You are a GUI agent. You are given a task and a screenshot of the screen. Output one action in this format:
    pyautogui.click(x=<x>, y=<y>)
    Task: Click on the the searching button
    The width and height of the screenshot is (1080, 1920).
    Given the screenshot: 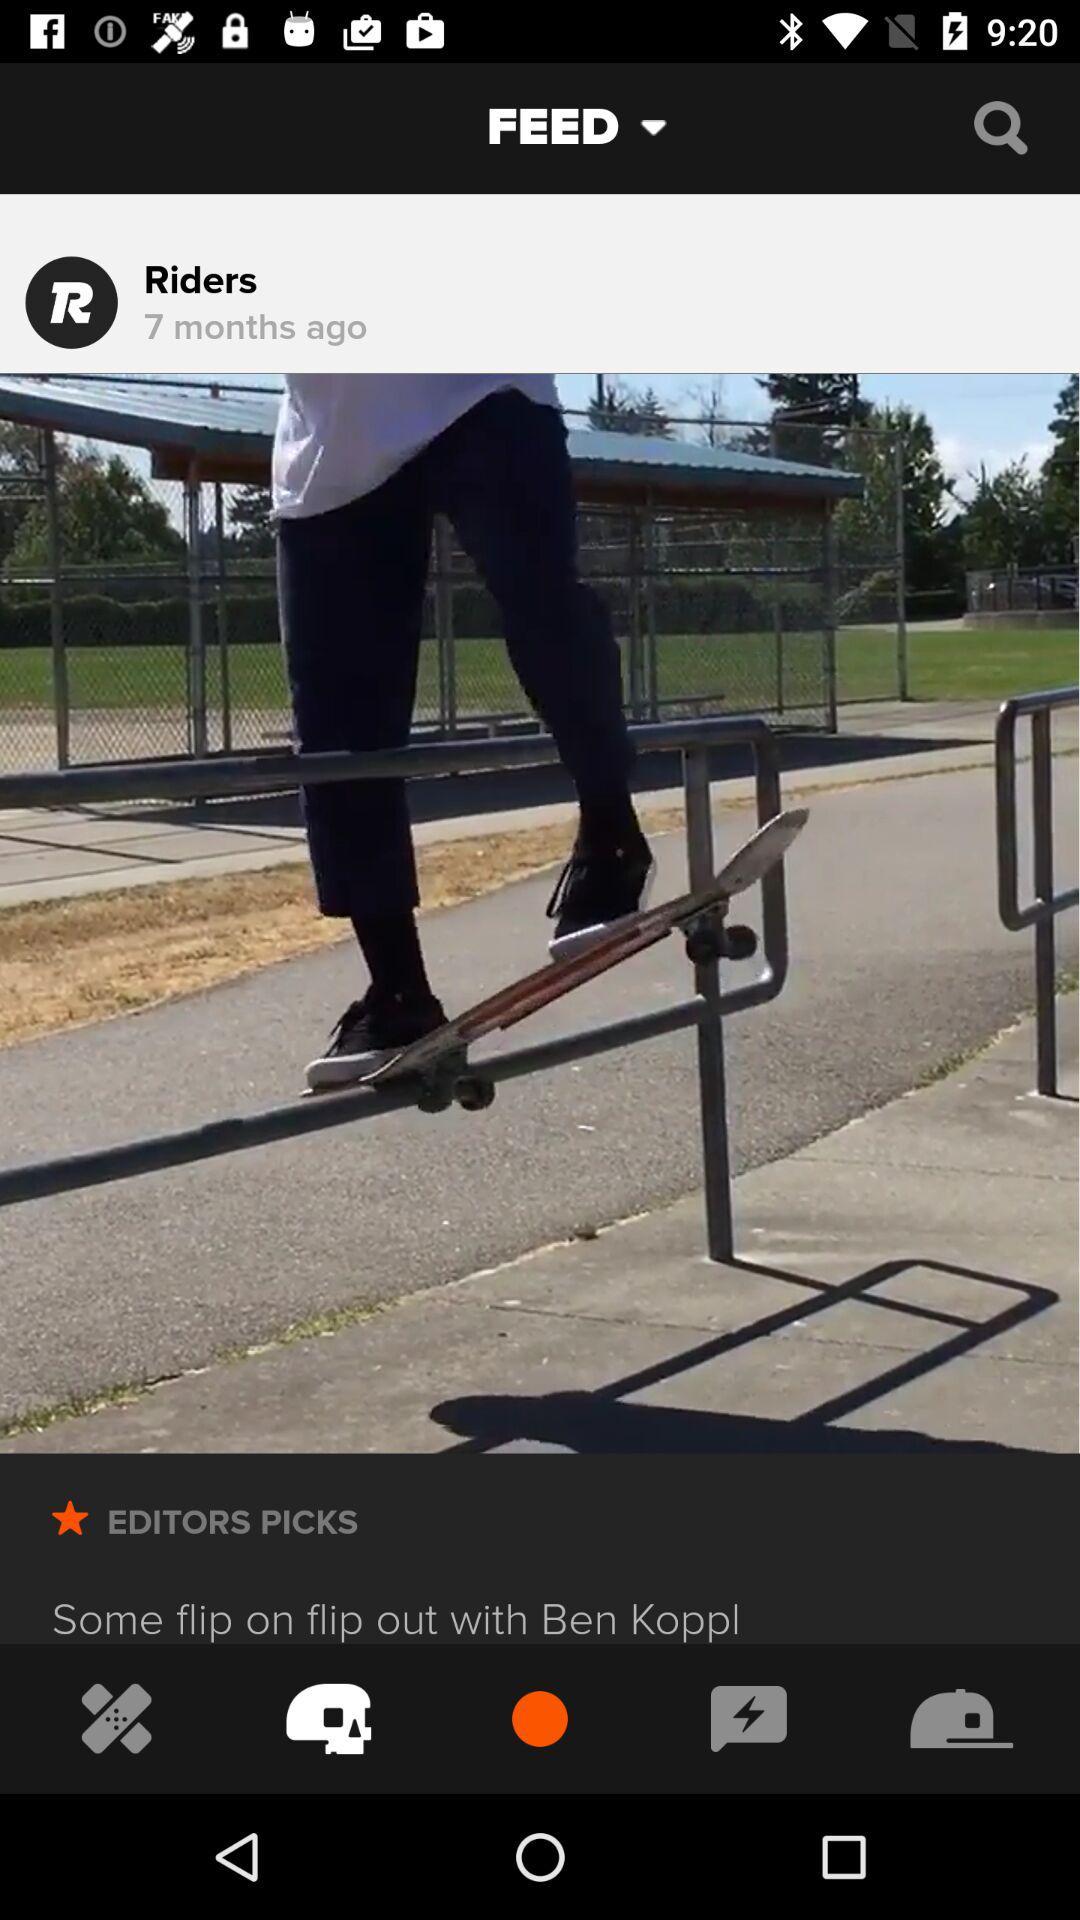 What is the action you would take?
    pyautogui.click(x=1000, y=126)
    